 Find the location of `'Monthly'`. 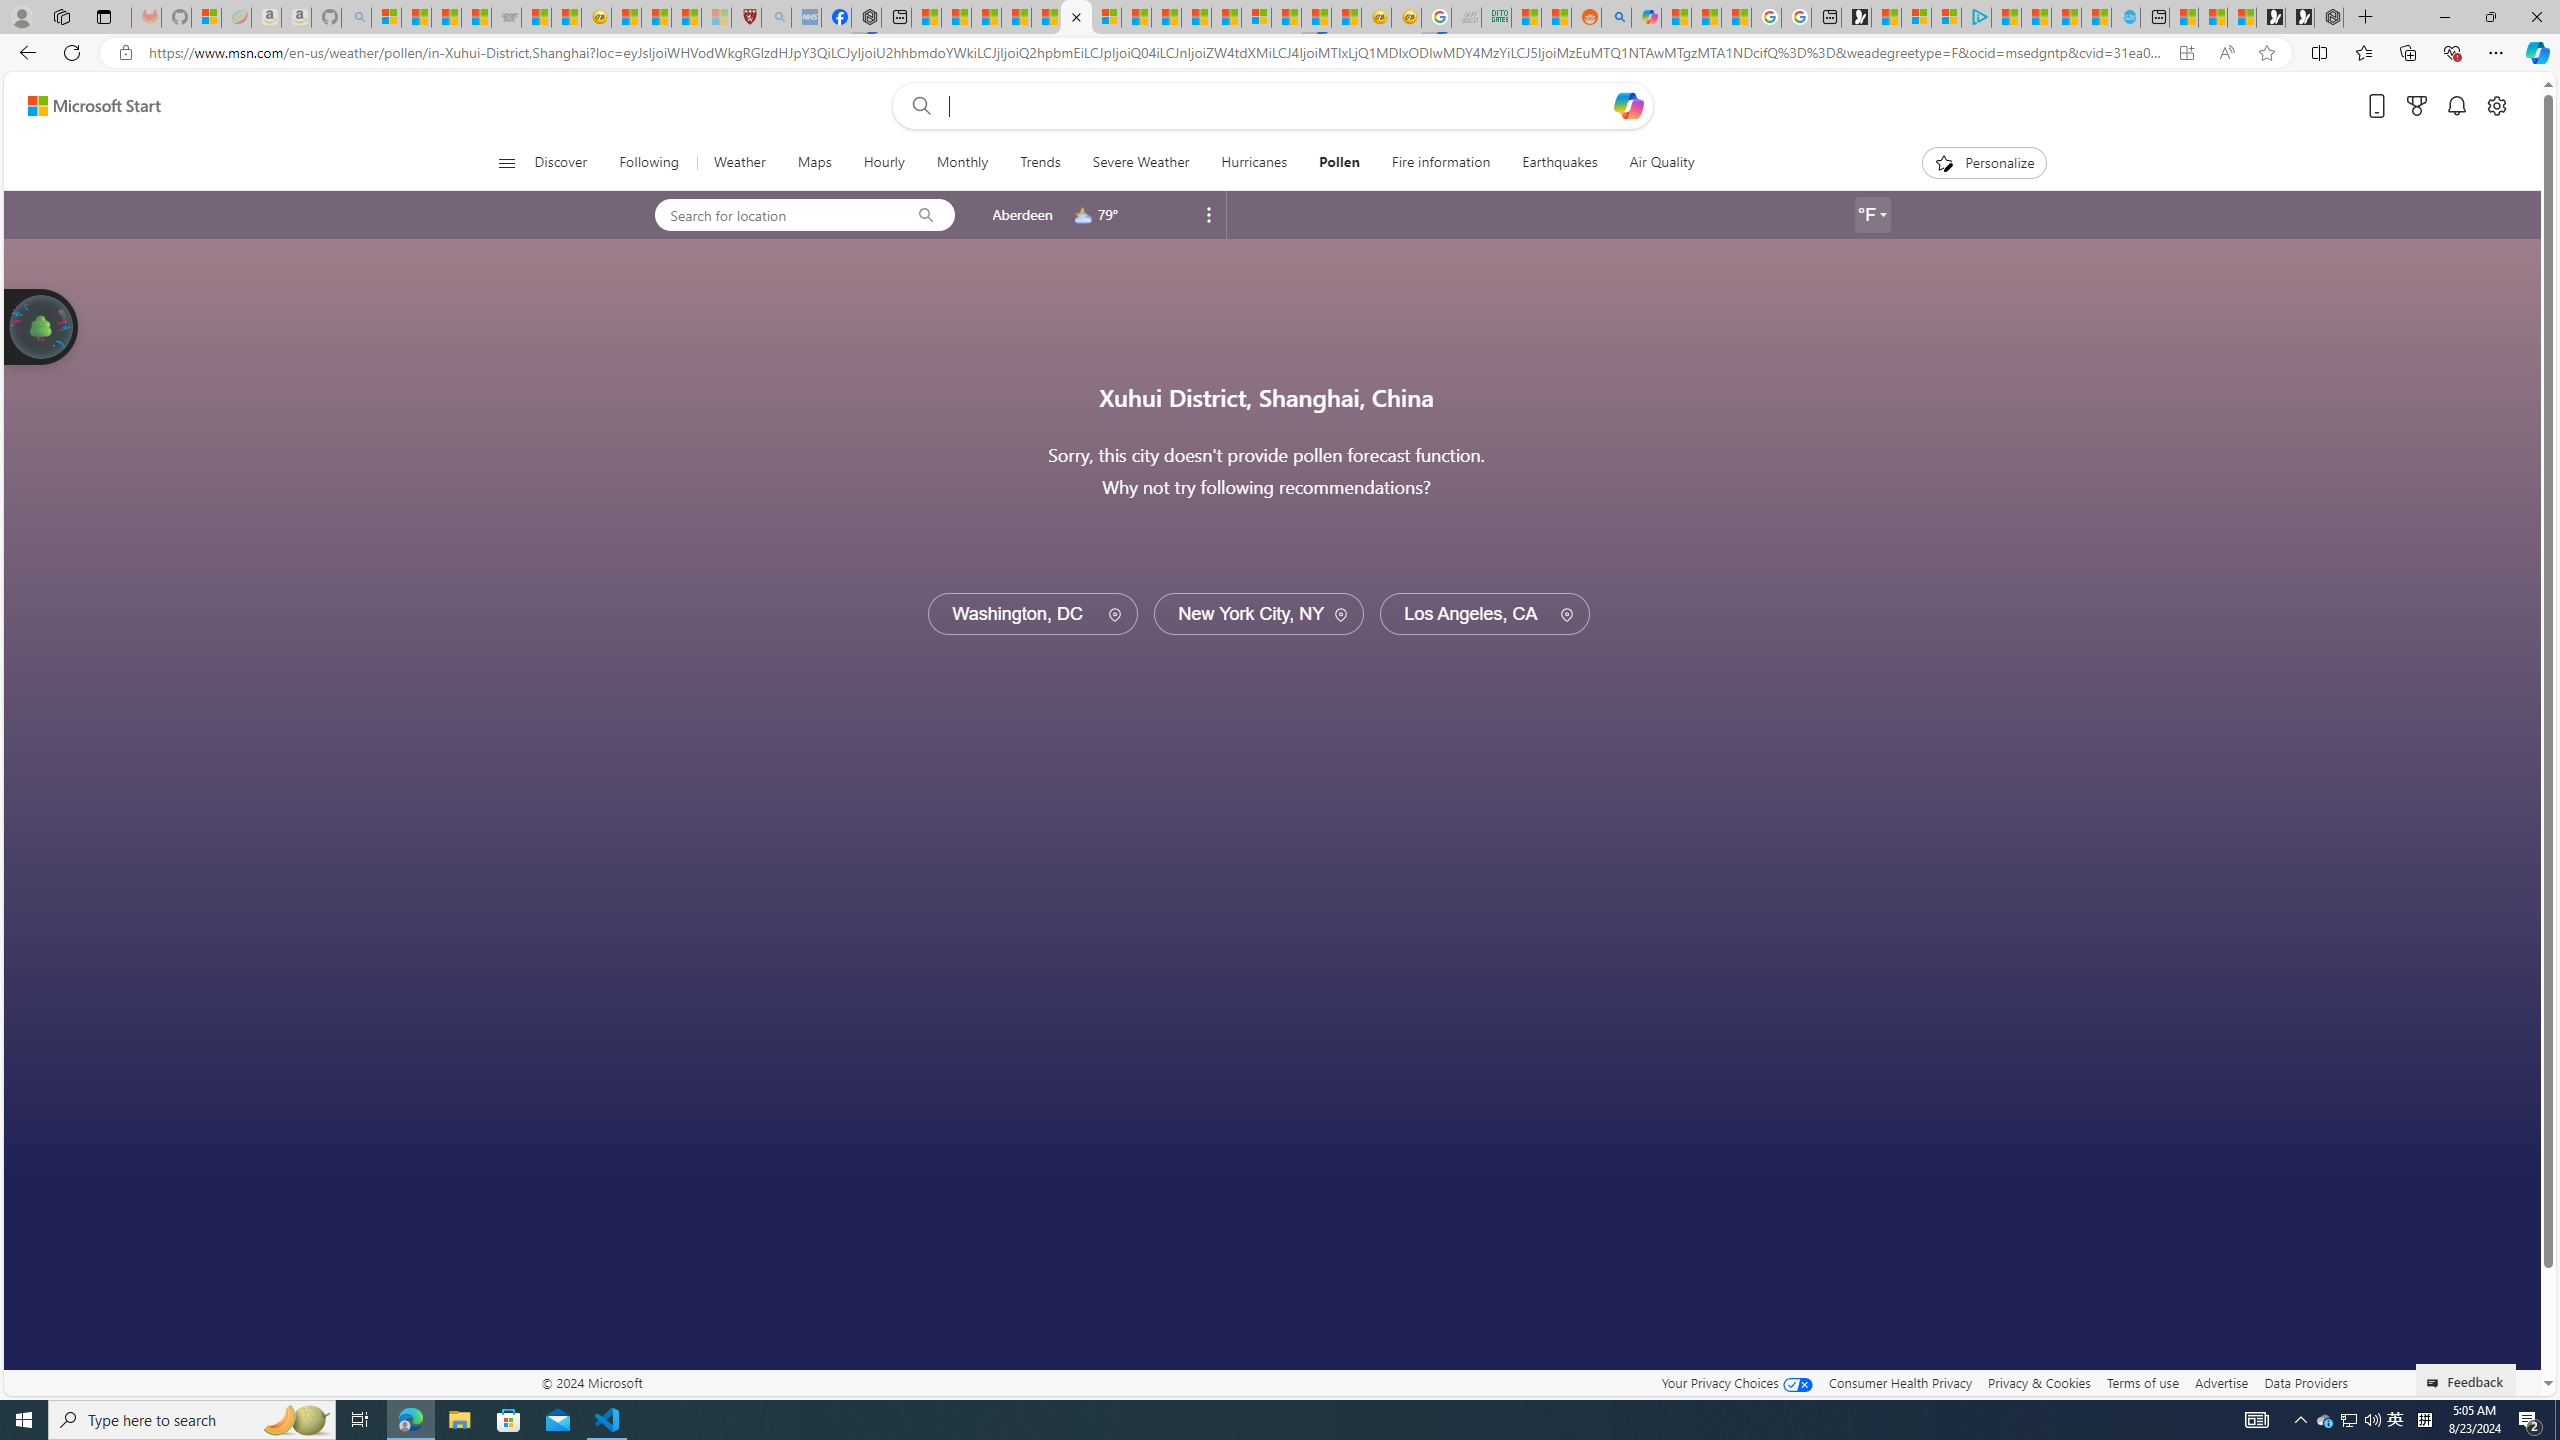

'Monthly' is located at coordinates (962, 162).